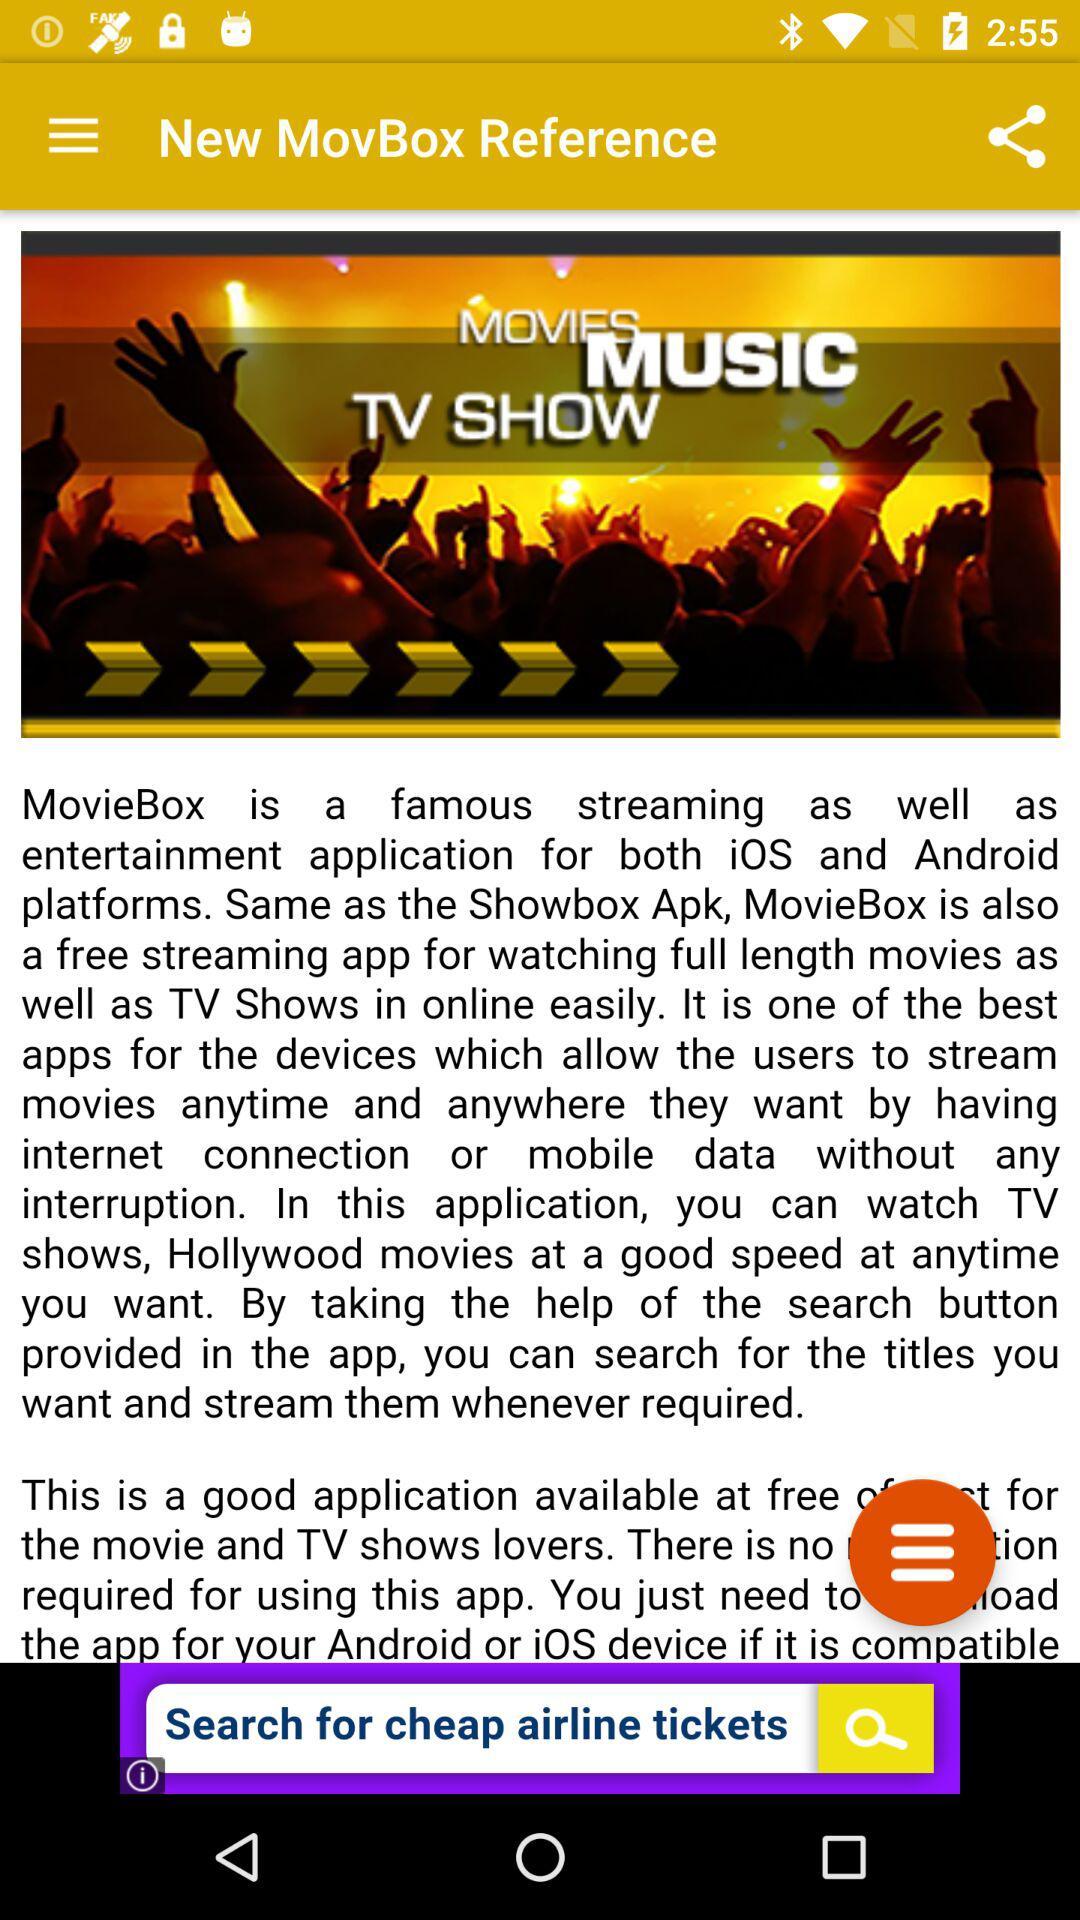  Describe the element at coordinates (922, 1551) in the screenshot. I see `click side menu option` at that location.